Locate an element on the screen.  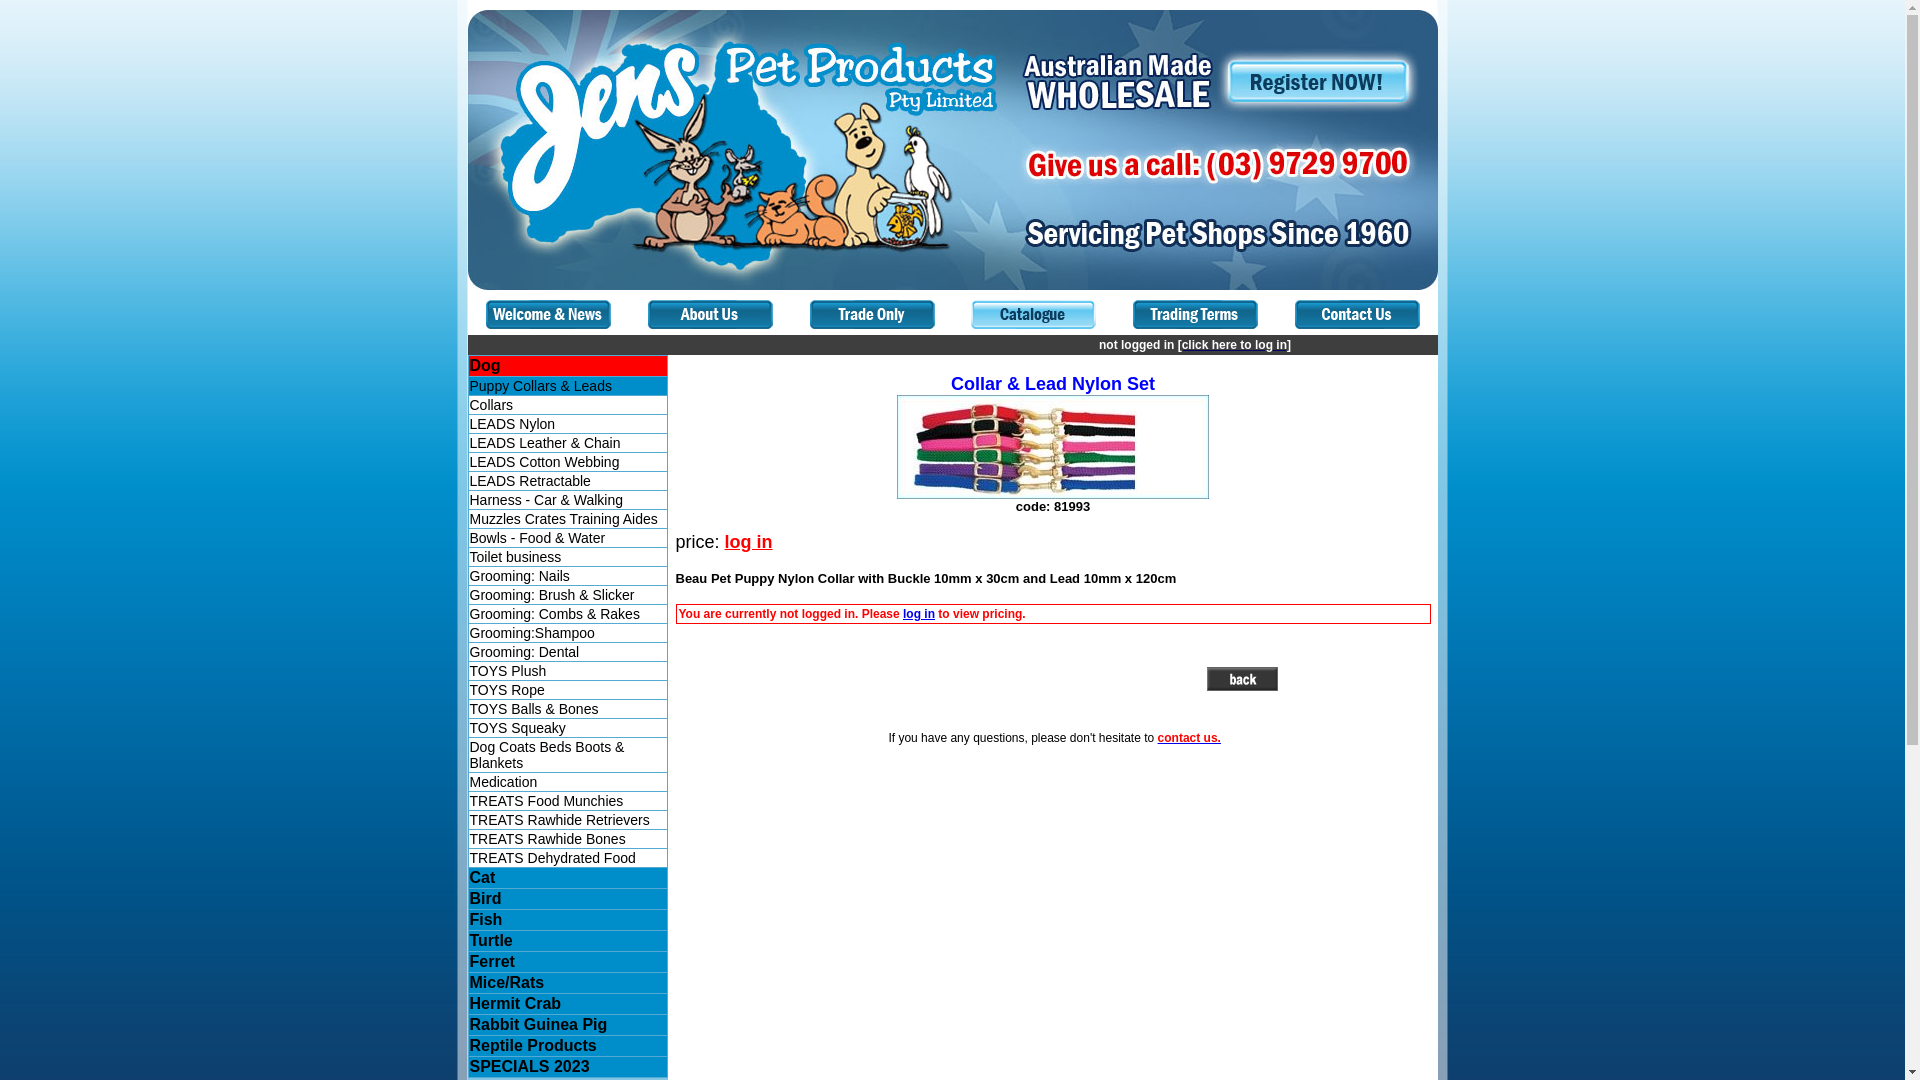
'Grooming: Nails' is located at coordinates (519, 575).